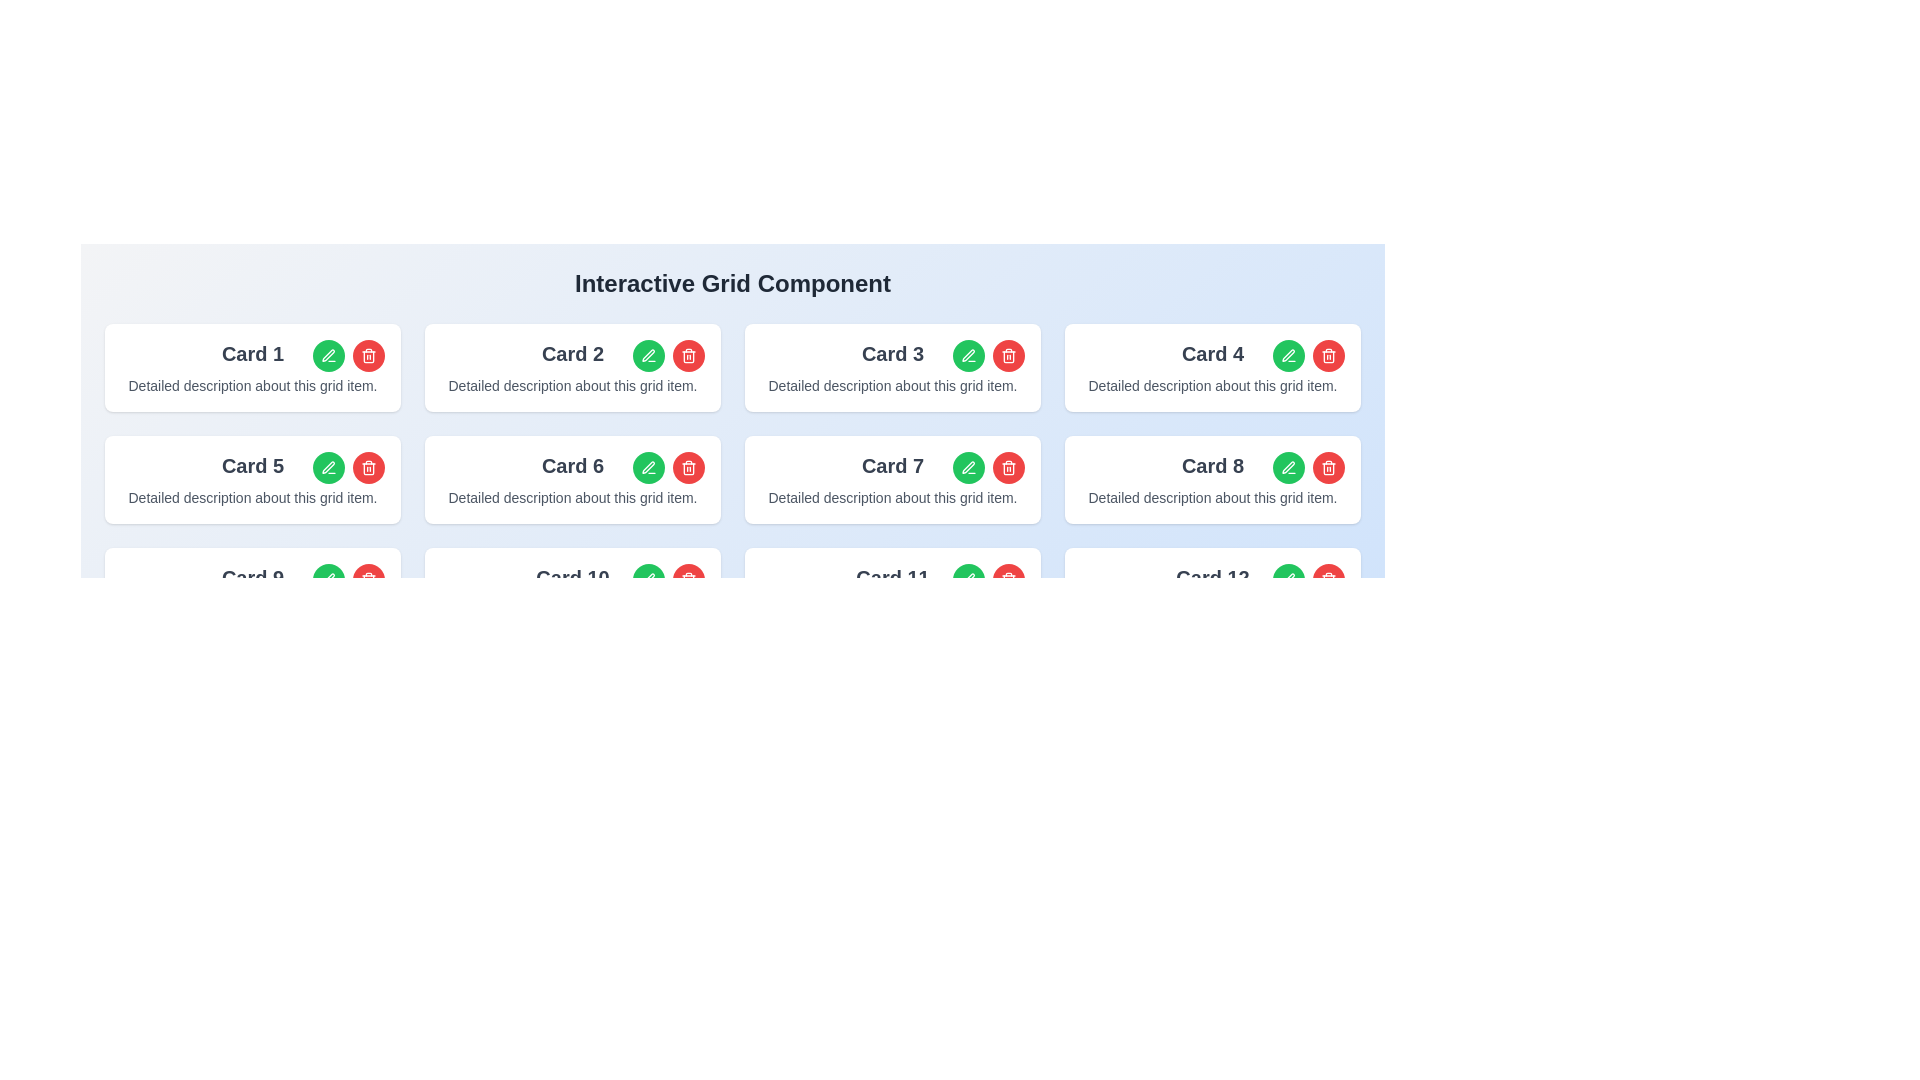 This screenshot has width=1920, height=1080. I want to click on the pen-shaped icon button located on the right side of the third card in the first row to initiate an edit action, so click(968, 354).